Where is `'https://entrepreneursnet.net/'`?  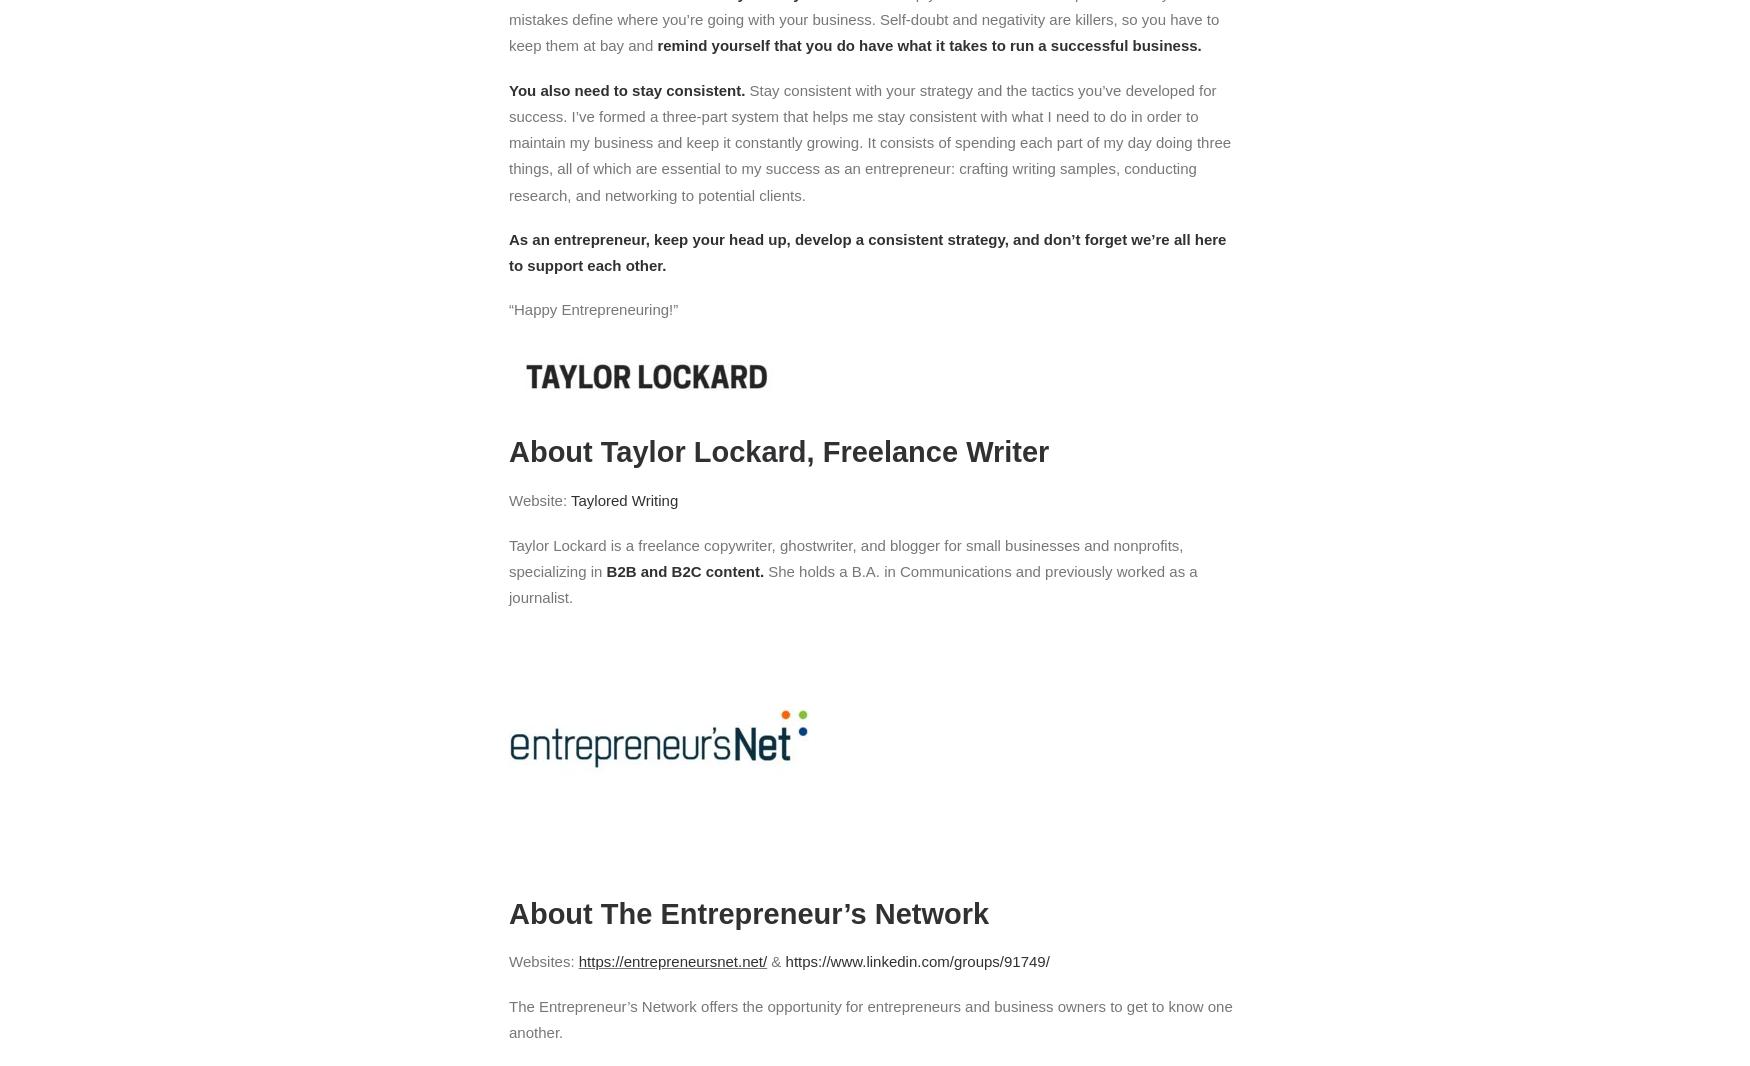
'https://entrepreneursnet.net/' is located at coordinates (671, 961).